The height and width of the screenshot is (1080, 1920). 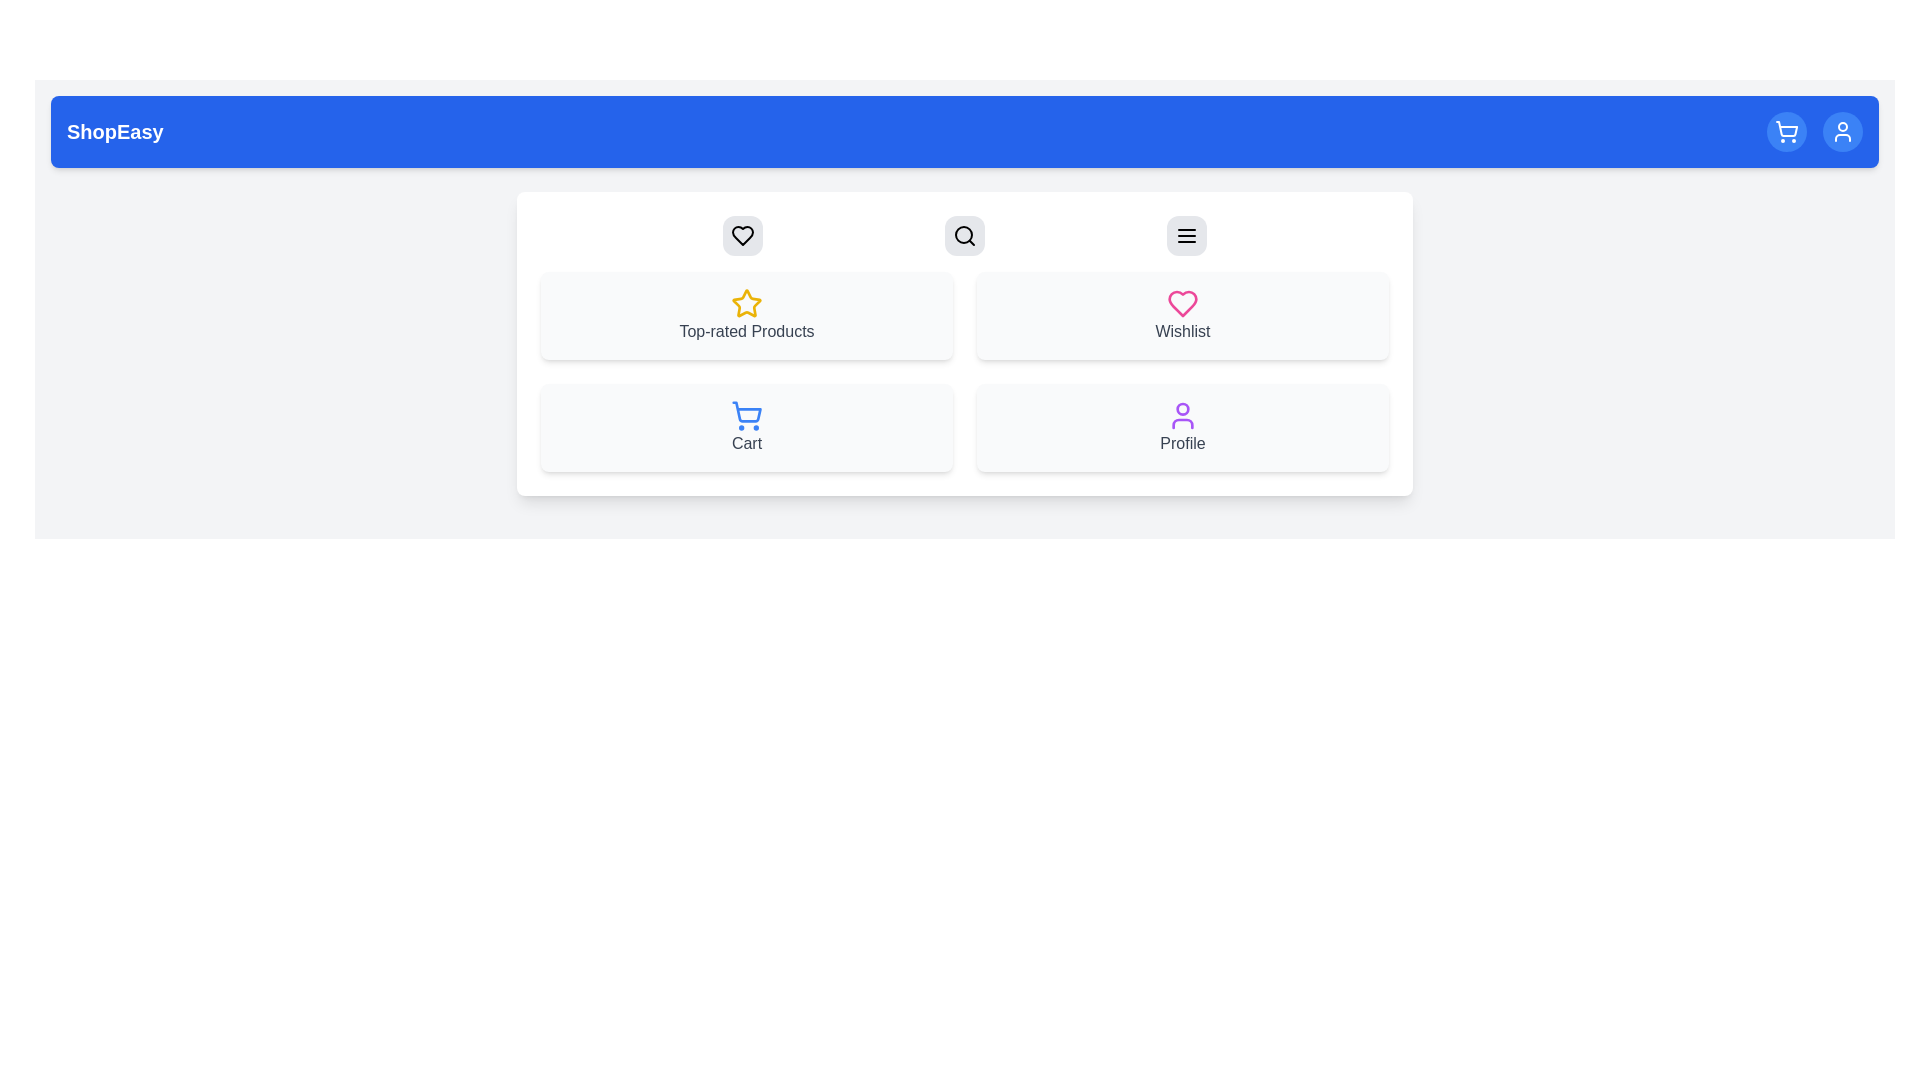 I want to click on the profile card located in the bottom-right corner of the grid layout, which provides access to personal information, settings, and customization options, so click(x=1182, y=427).